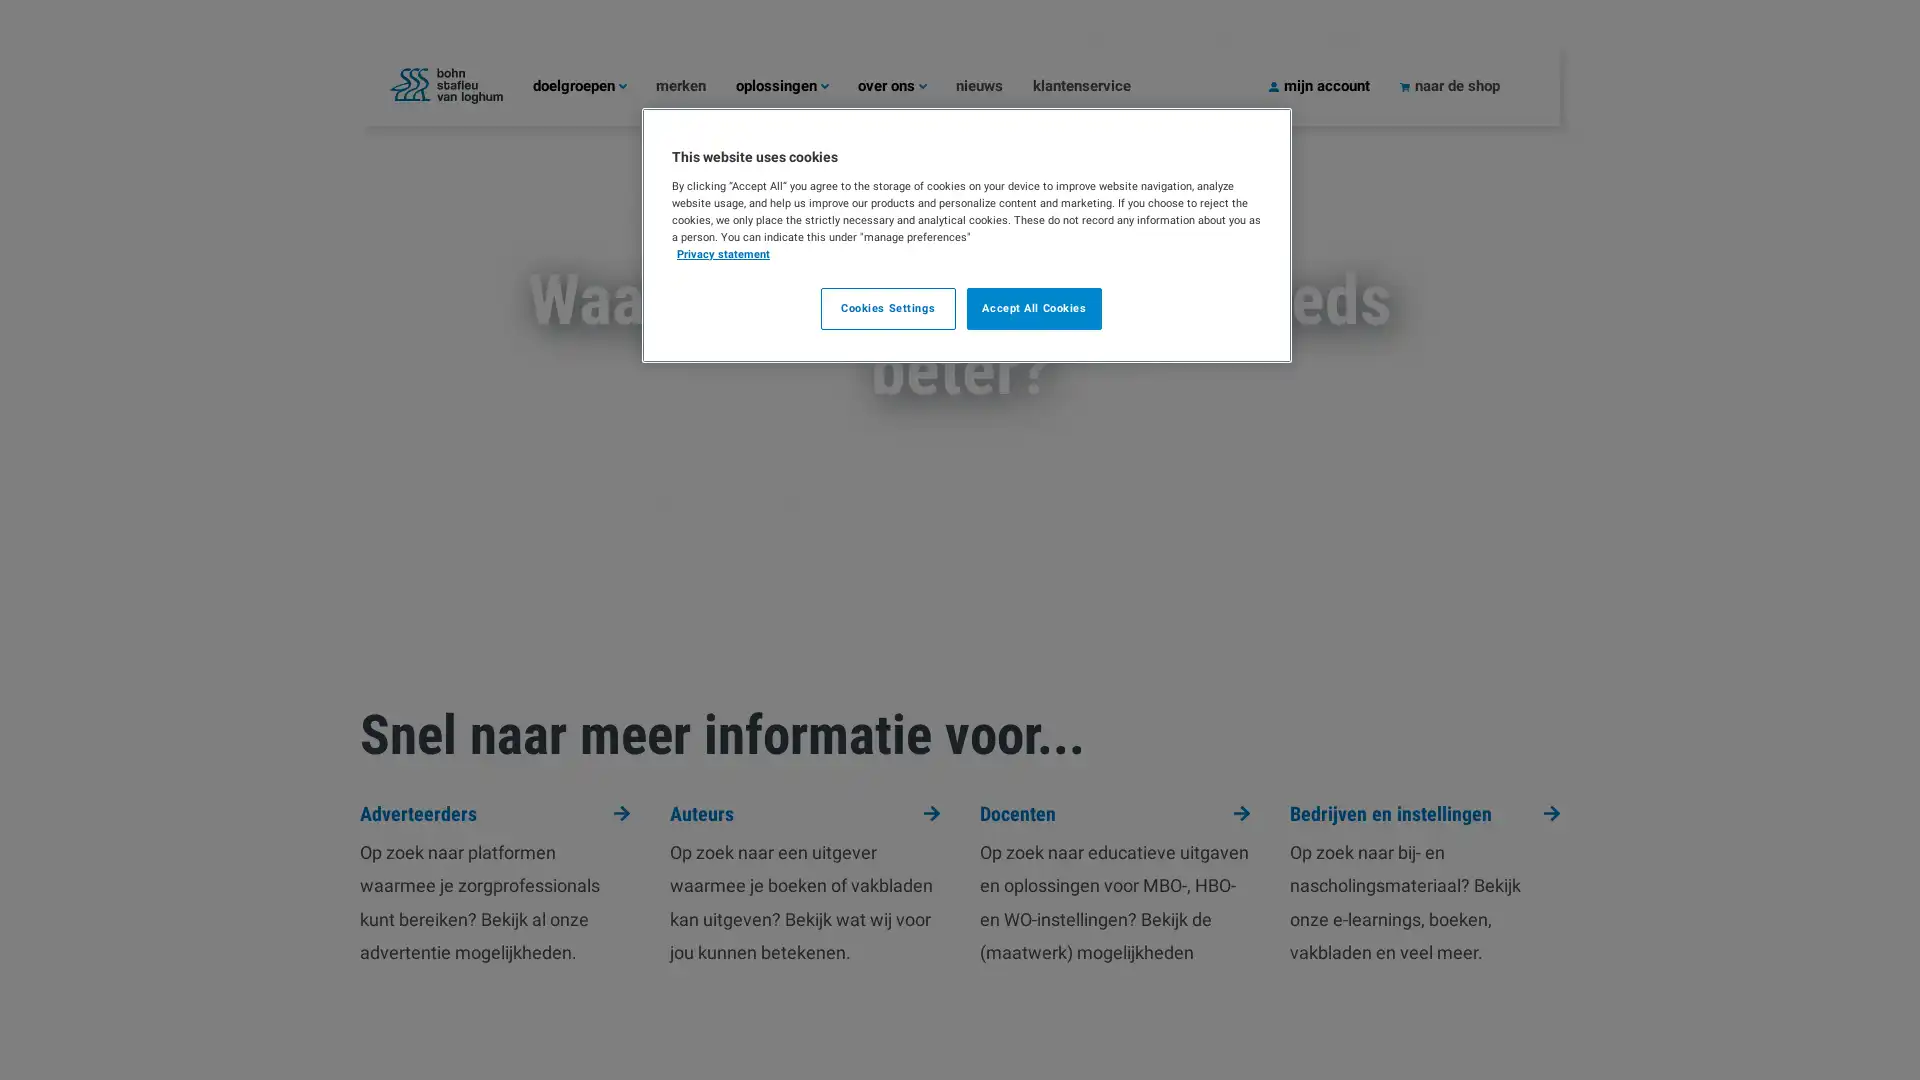 The width and height of the screenshot is (1920, 1080). Describe the element at coordinates (795, 84) in the screenshot. I see `oplossingen` at that location.